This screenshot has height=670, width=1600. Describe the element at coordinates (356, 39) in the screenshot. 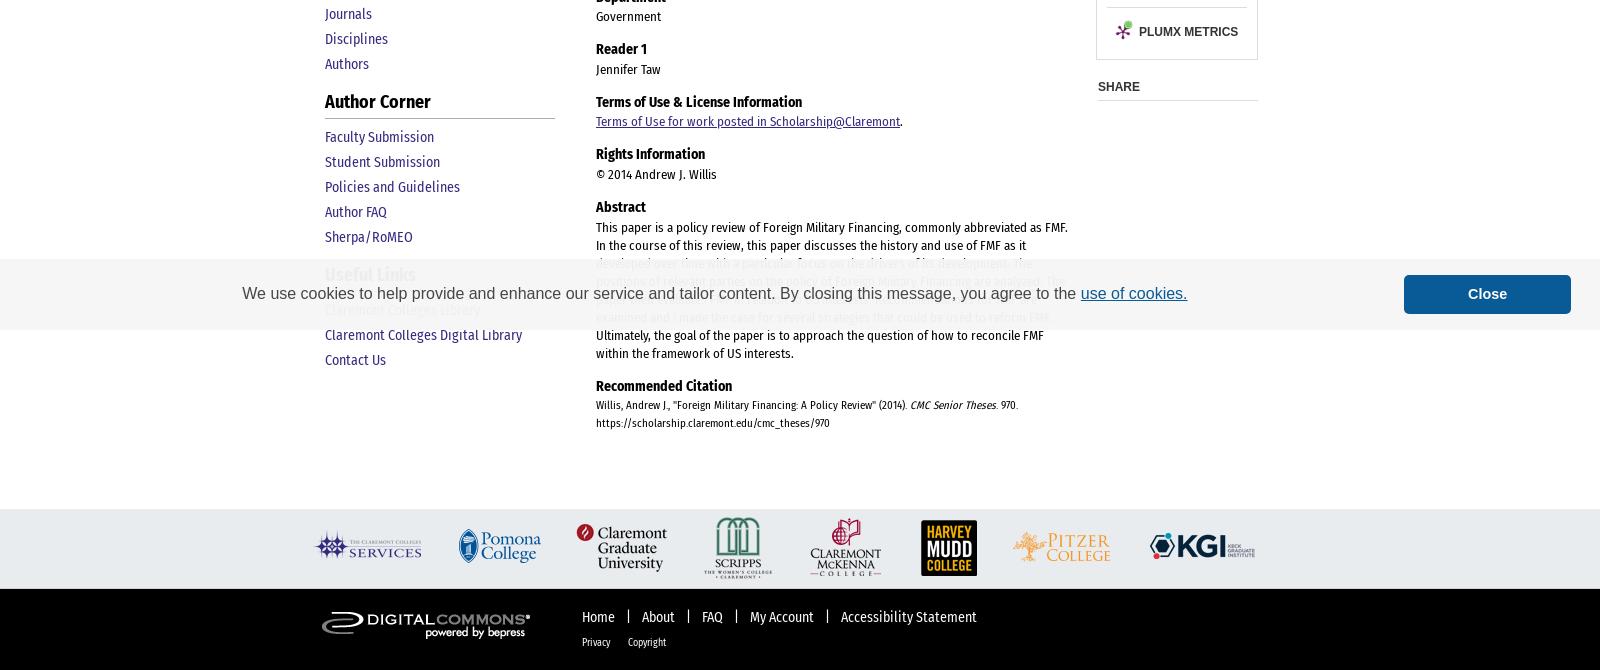

I see `'Disciplines'` at that location.